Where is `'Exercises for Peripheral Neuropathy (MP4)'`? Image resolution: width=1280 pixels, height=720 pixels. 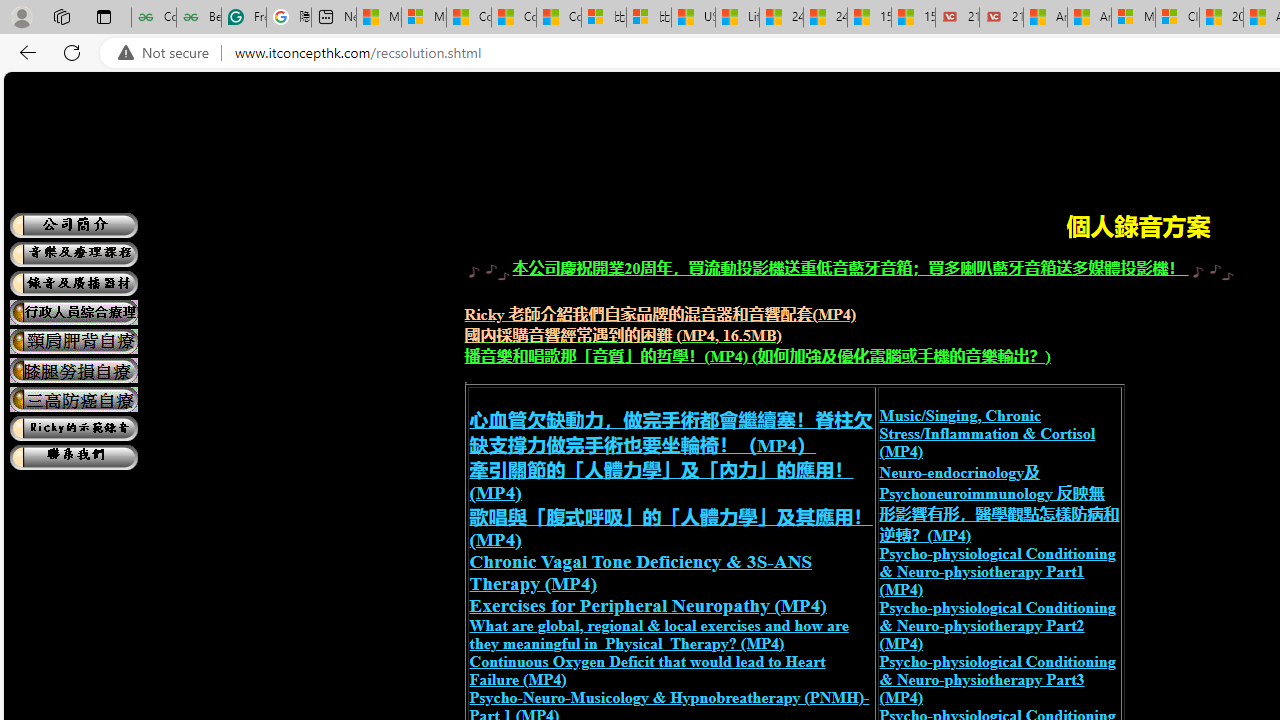
'Exercises for Peripheral Neuropathy (MP4)' is located at coordinates (647, 604).